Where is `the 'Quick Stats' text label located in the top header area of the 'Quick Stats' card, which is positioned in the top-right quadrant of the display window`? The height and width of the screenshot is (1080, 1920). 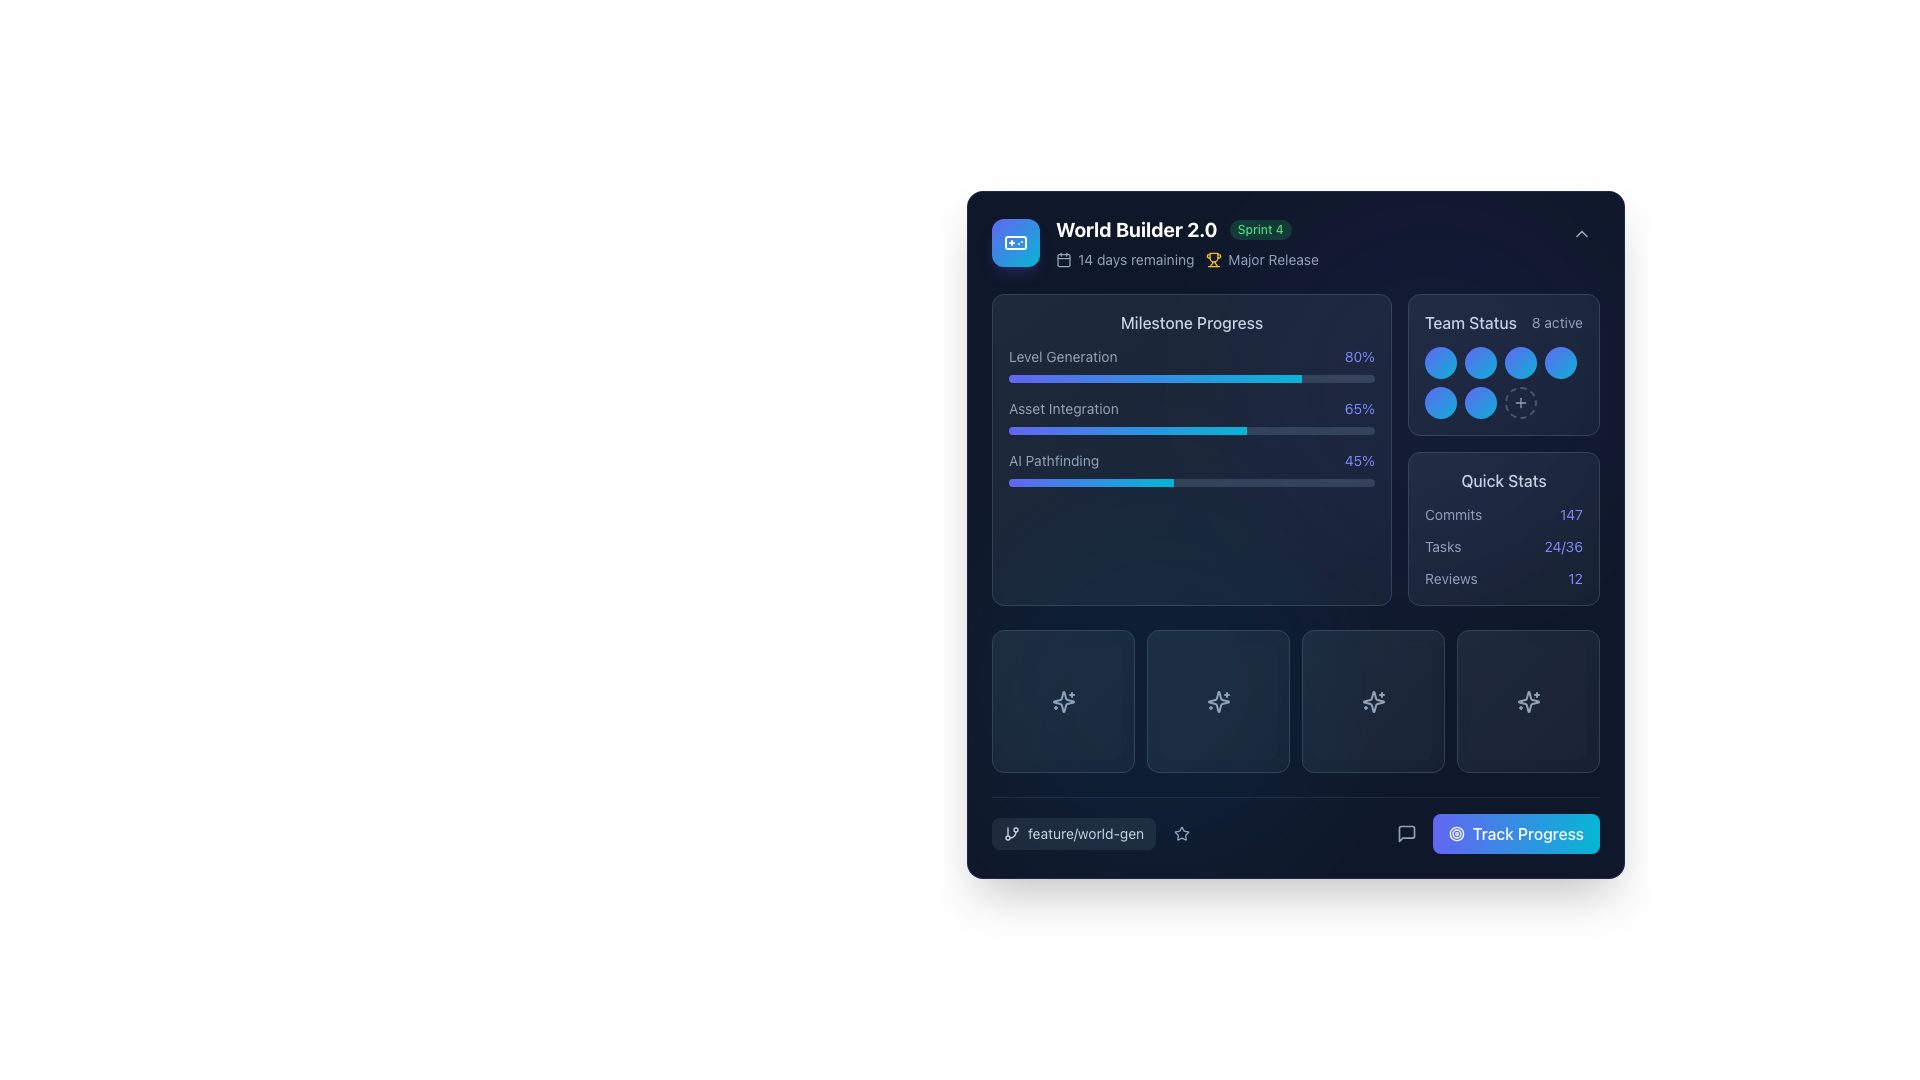 the 'Quick Stats' text label located in the top header area of the 'Quick Stats' card, which is positioned in the top-right quadrant of the display window is located at coordinates (1503, 481).